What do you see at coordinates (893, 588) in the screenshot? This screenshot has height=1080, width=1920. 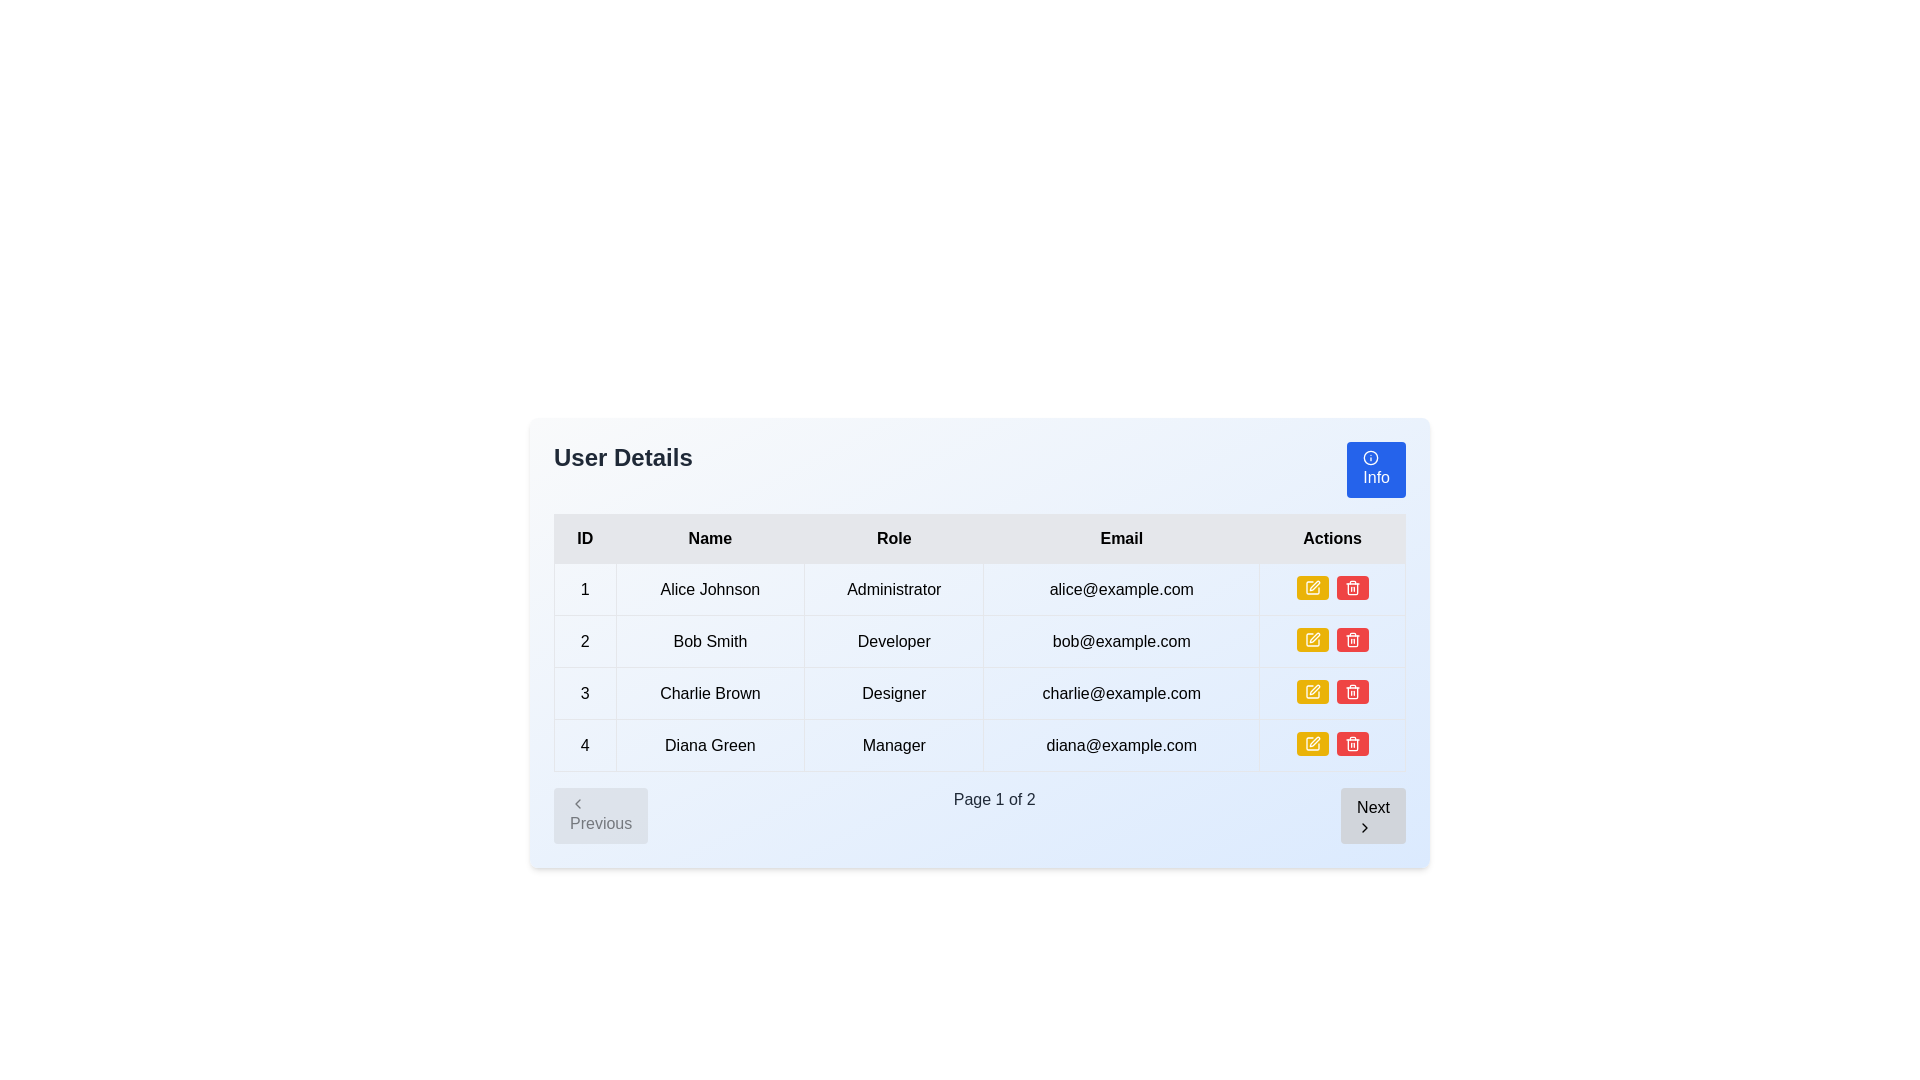 I see `the static text label indicating the role of user 'Alice Johnson' in the table, located in the third column of the first row under the header 'Role'` at bounding box center [893, 588].